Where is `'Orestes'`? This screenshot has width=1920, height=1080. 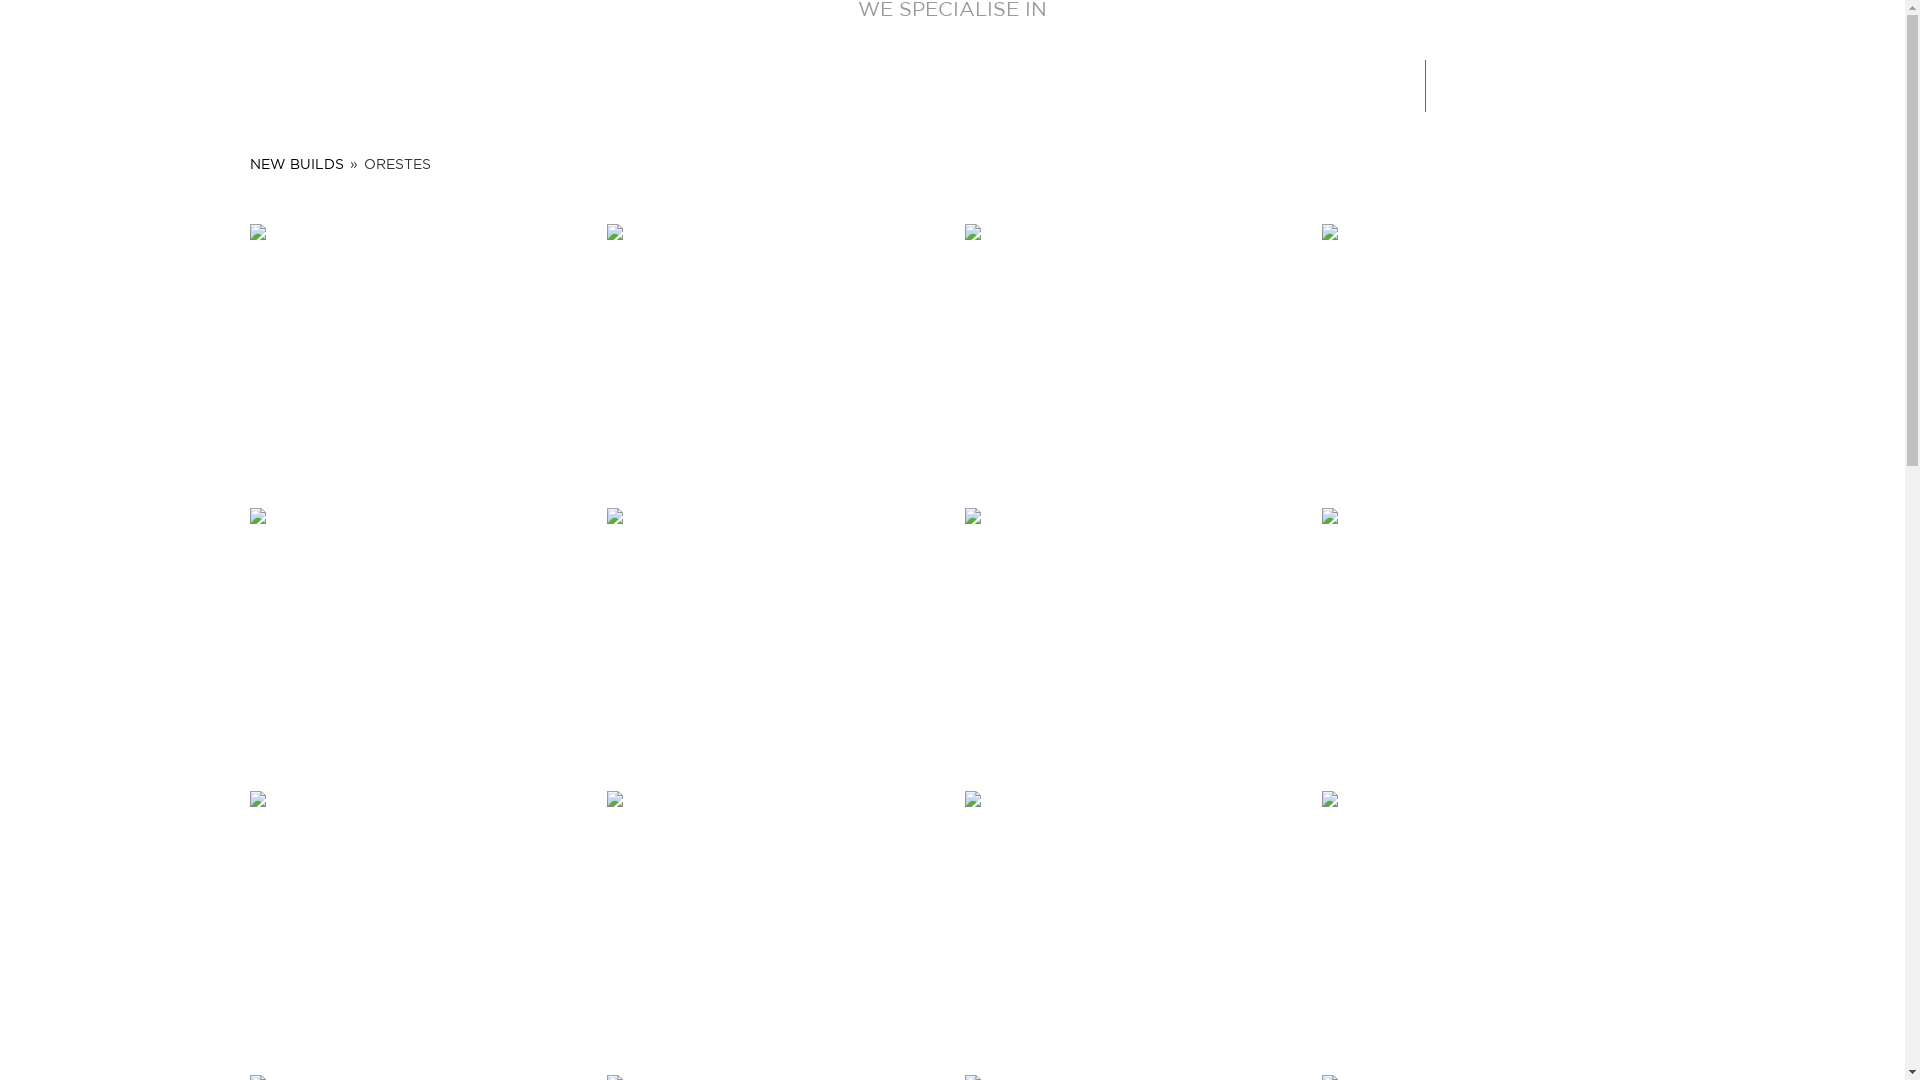
'Orestes' is located at coordinates (772, 920).